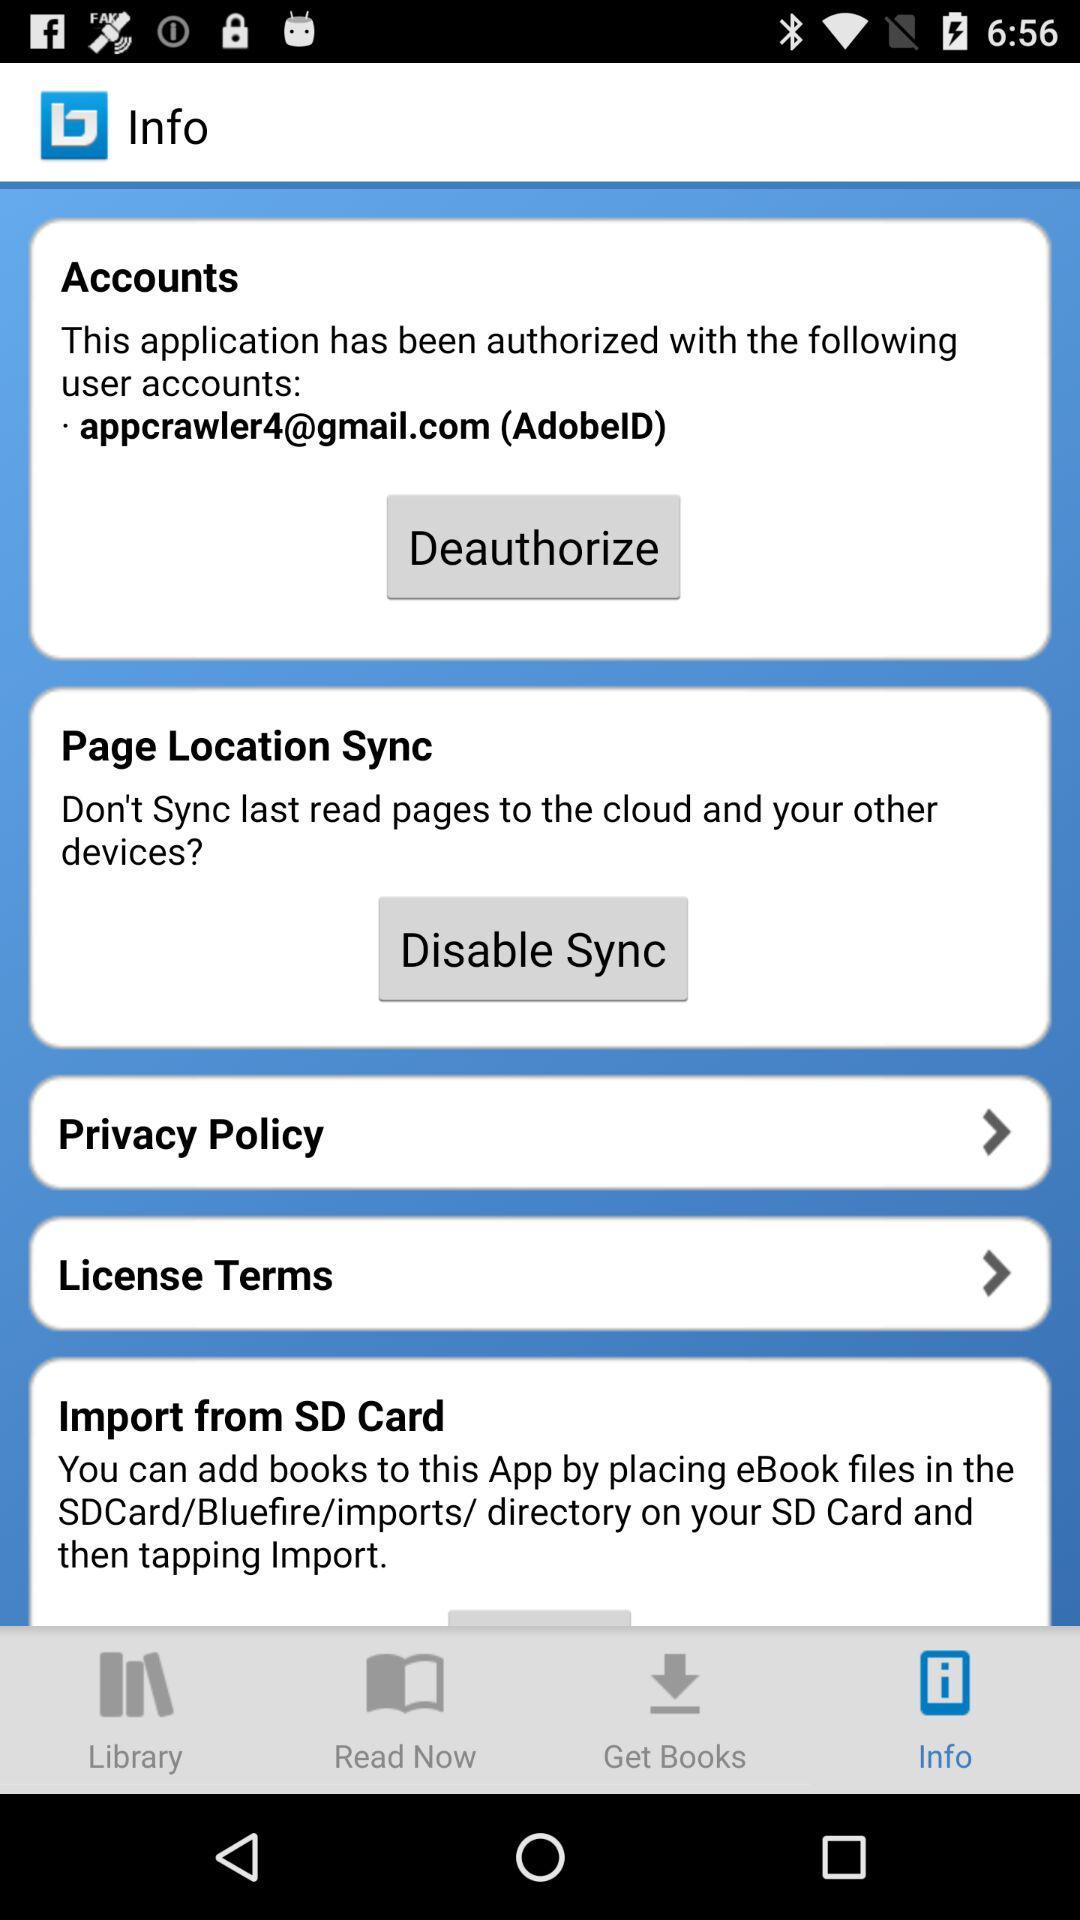  Describe the element at coordinates (675, 1708) in the screenshot. I see `show the books downloaded` at that location.